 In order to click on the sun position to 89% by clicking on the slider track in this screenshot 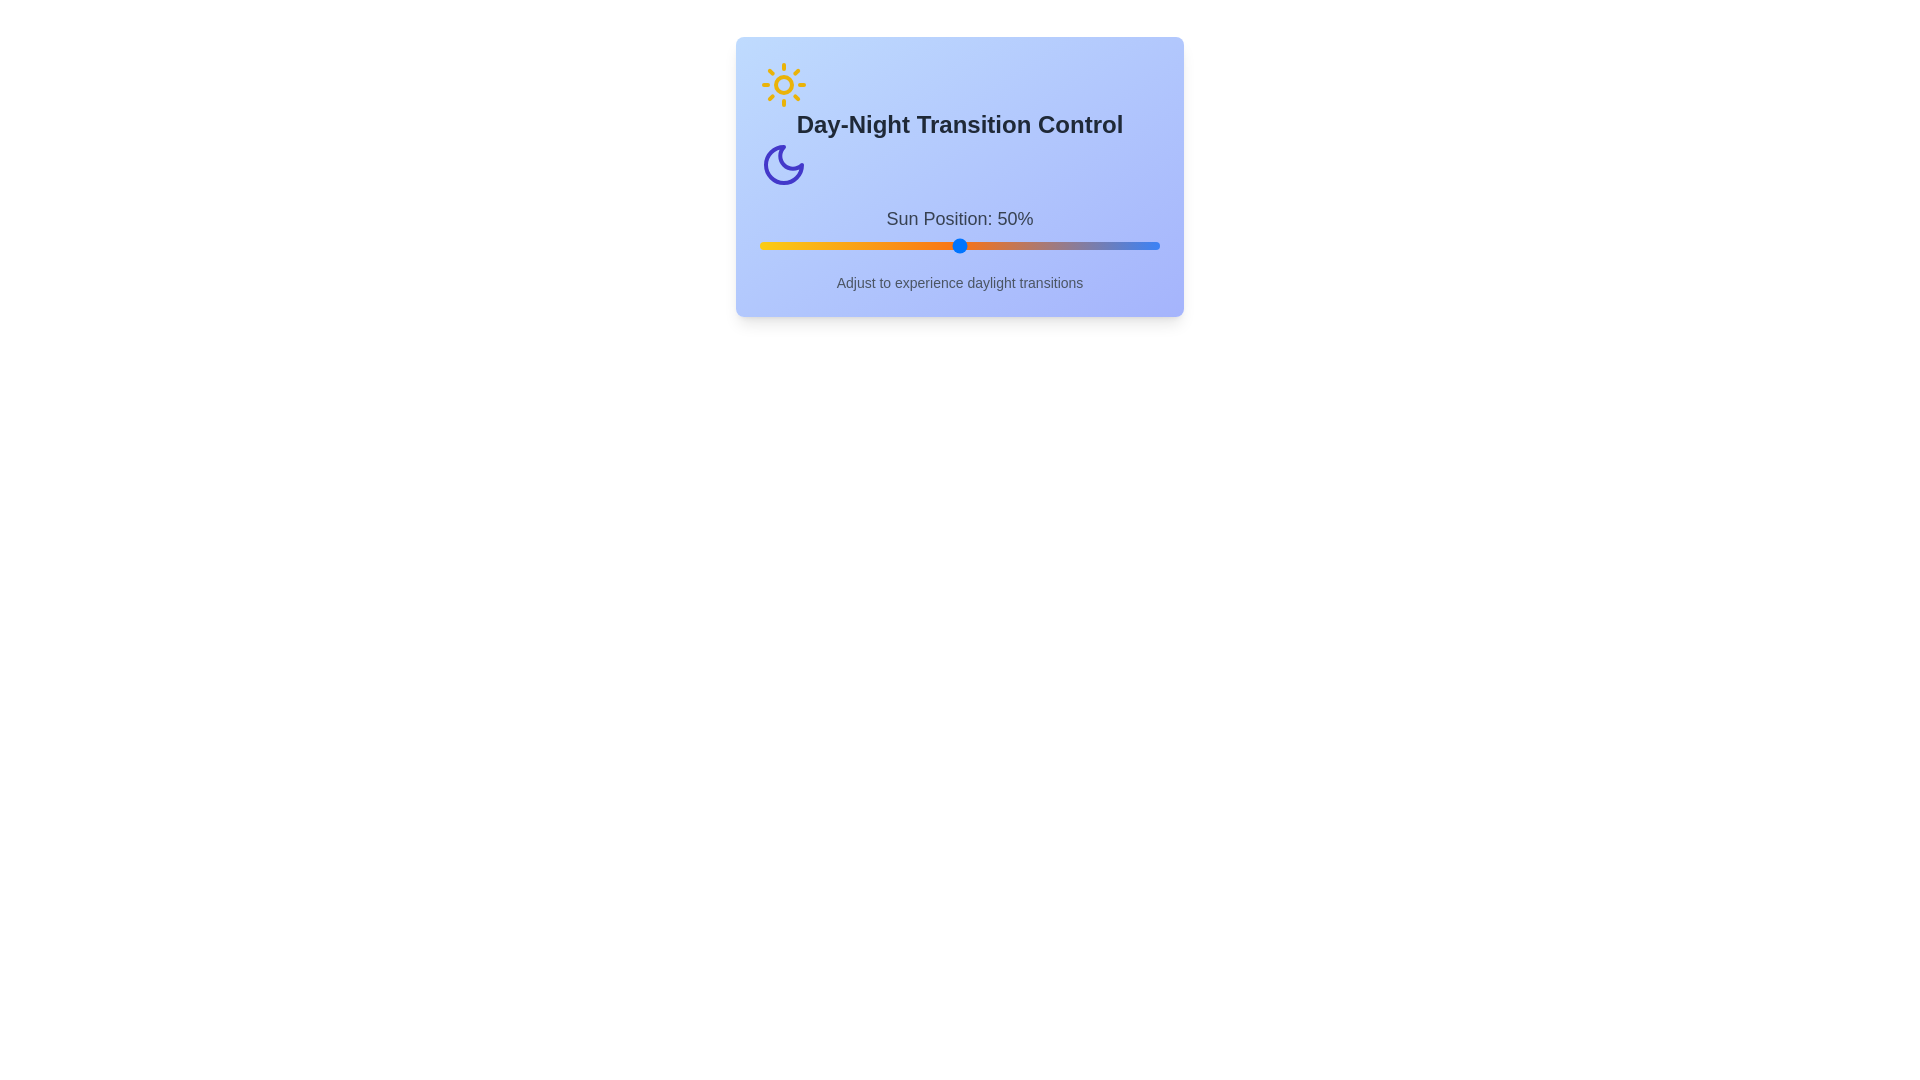, I will do `click(1115, 245)`.